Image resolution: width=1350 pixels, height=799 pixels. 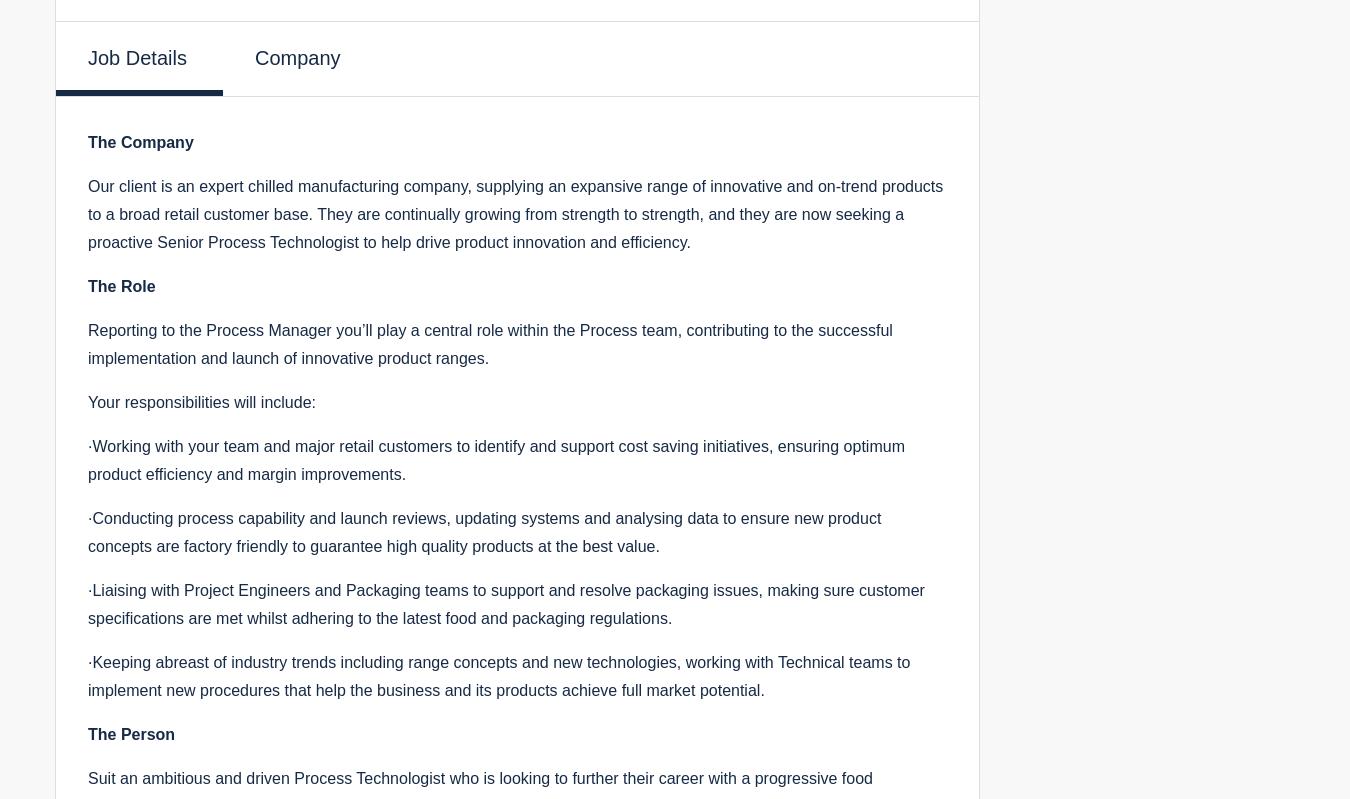 I want to click on '·Working with your team and major retail customers to identify and support cost saving initiatives, ensuring optimum product efficiency and margin improvements.', so click(x=87, y=459).